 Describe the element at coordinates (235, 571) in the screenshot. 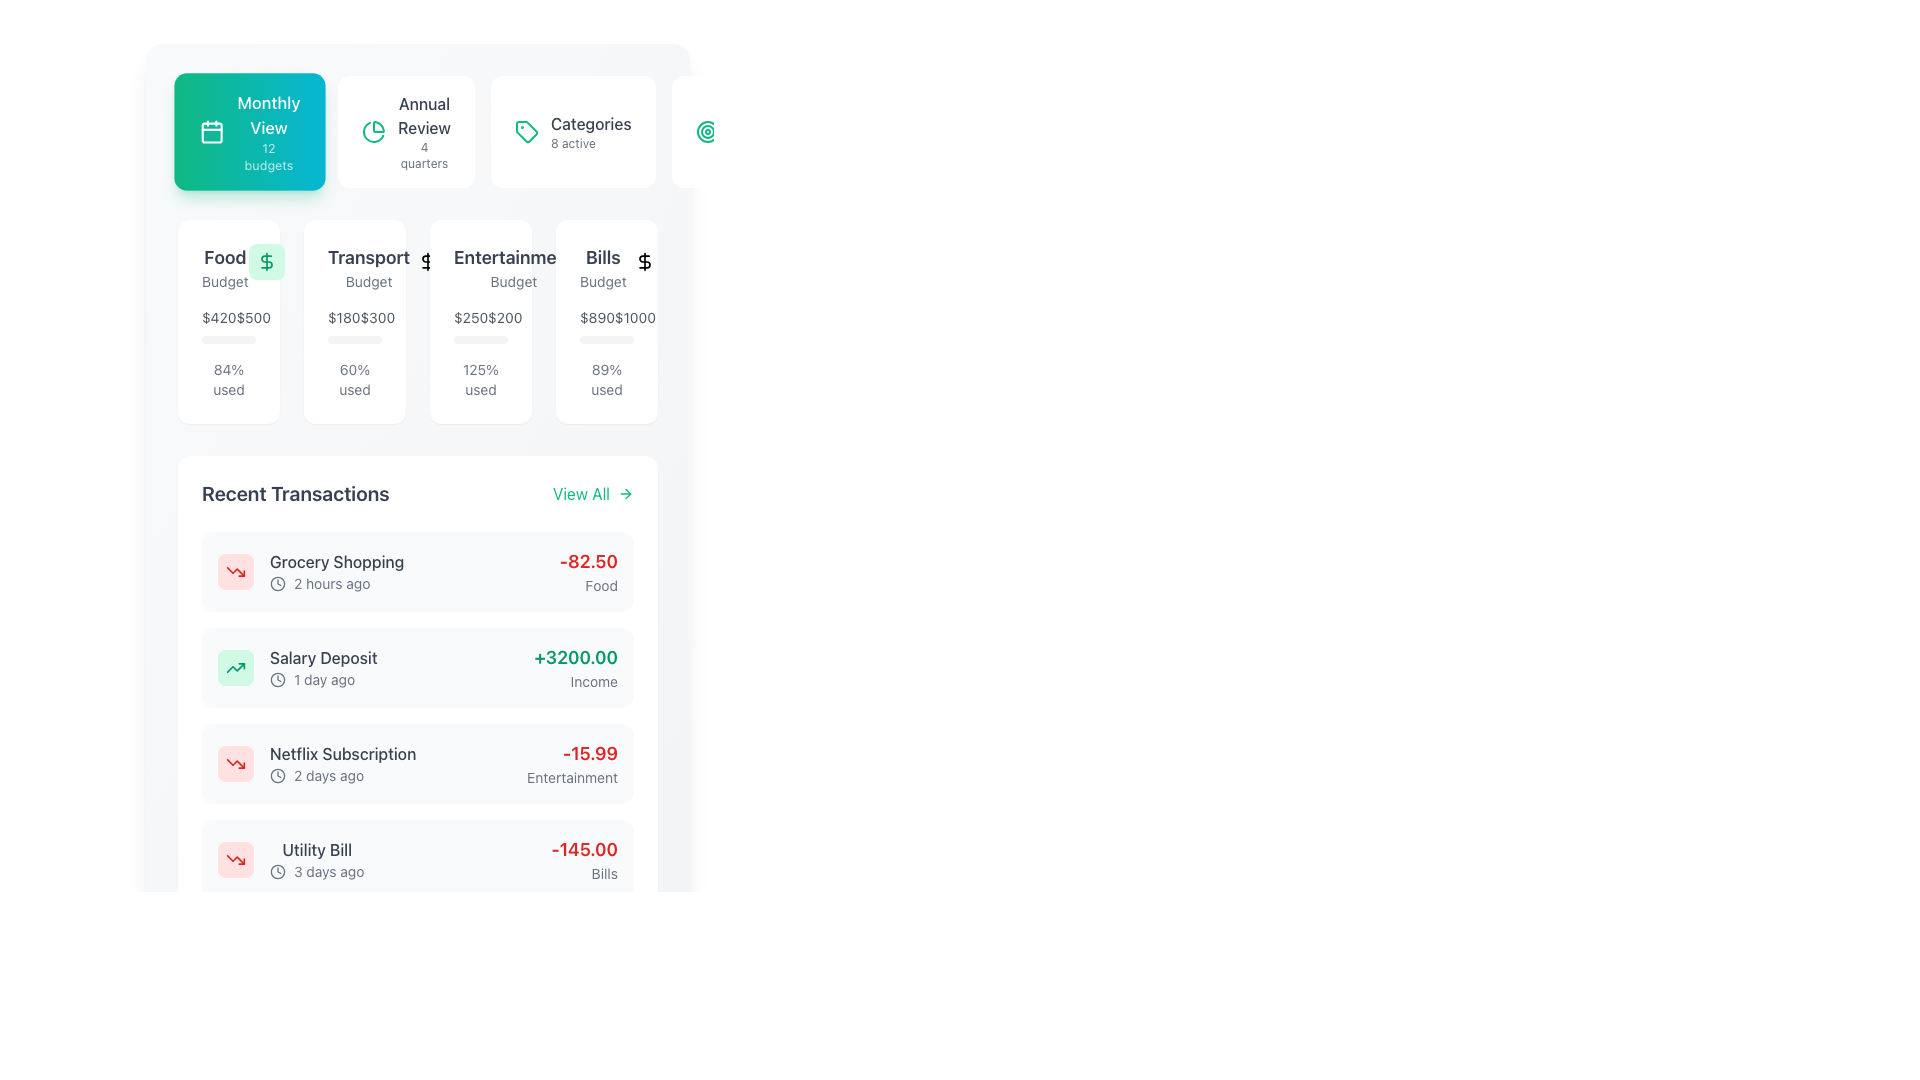

I see `the appearance of the compact, rounded rectangular icon with a soft red background and a downward trending arrow graphic, located to the left of the 'Grocery Shopping' text in the 'Recent Transactions' section` at that location.